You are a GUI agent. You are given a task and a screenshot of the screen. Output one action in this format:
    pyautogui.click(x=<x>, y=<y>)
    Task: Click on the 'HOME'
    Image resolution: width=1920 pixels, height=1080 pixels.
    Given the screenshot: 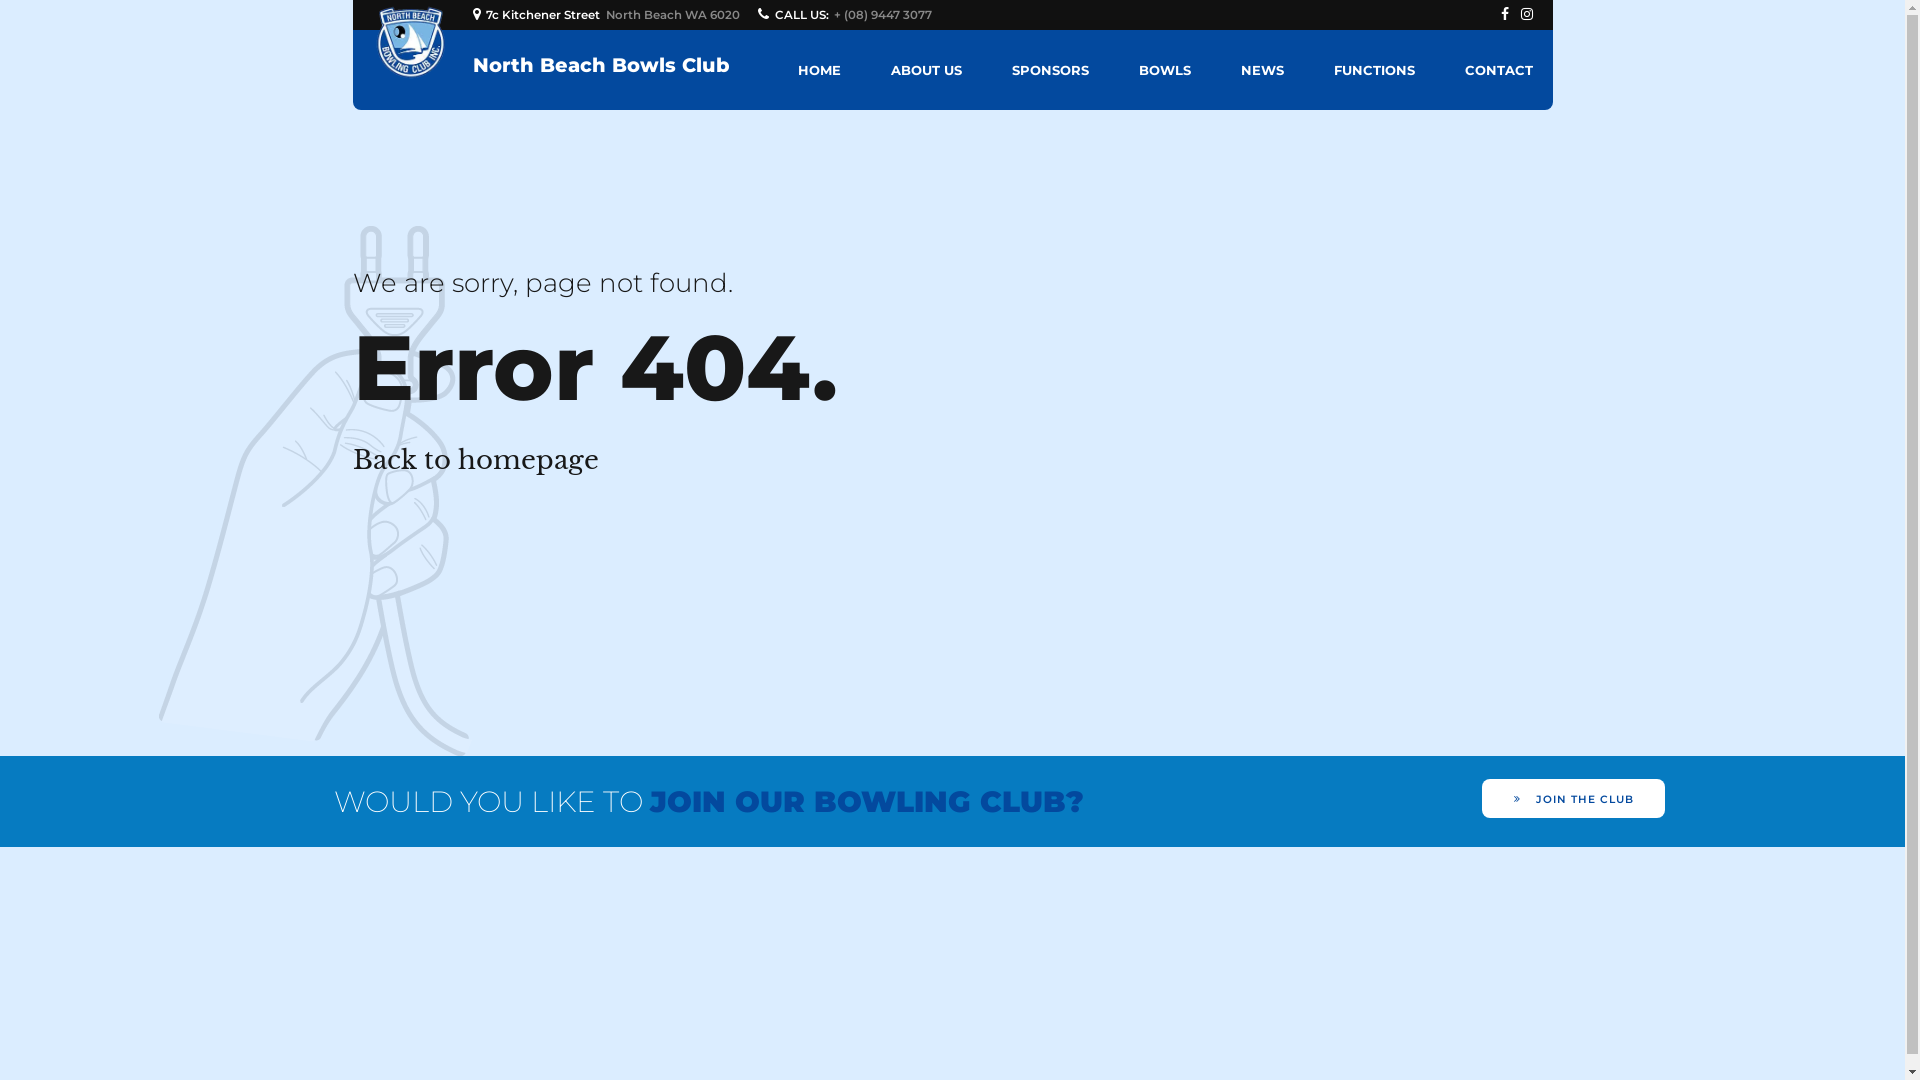 What is the action you would take?
    pyautogui.click(x=819, y=68)
    